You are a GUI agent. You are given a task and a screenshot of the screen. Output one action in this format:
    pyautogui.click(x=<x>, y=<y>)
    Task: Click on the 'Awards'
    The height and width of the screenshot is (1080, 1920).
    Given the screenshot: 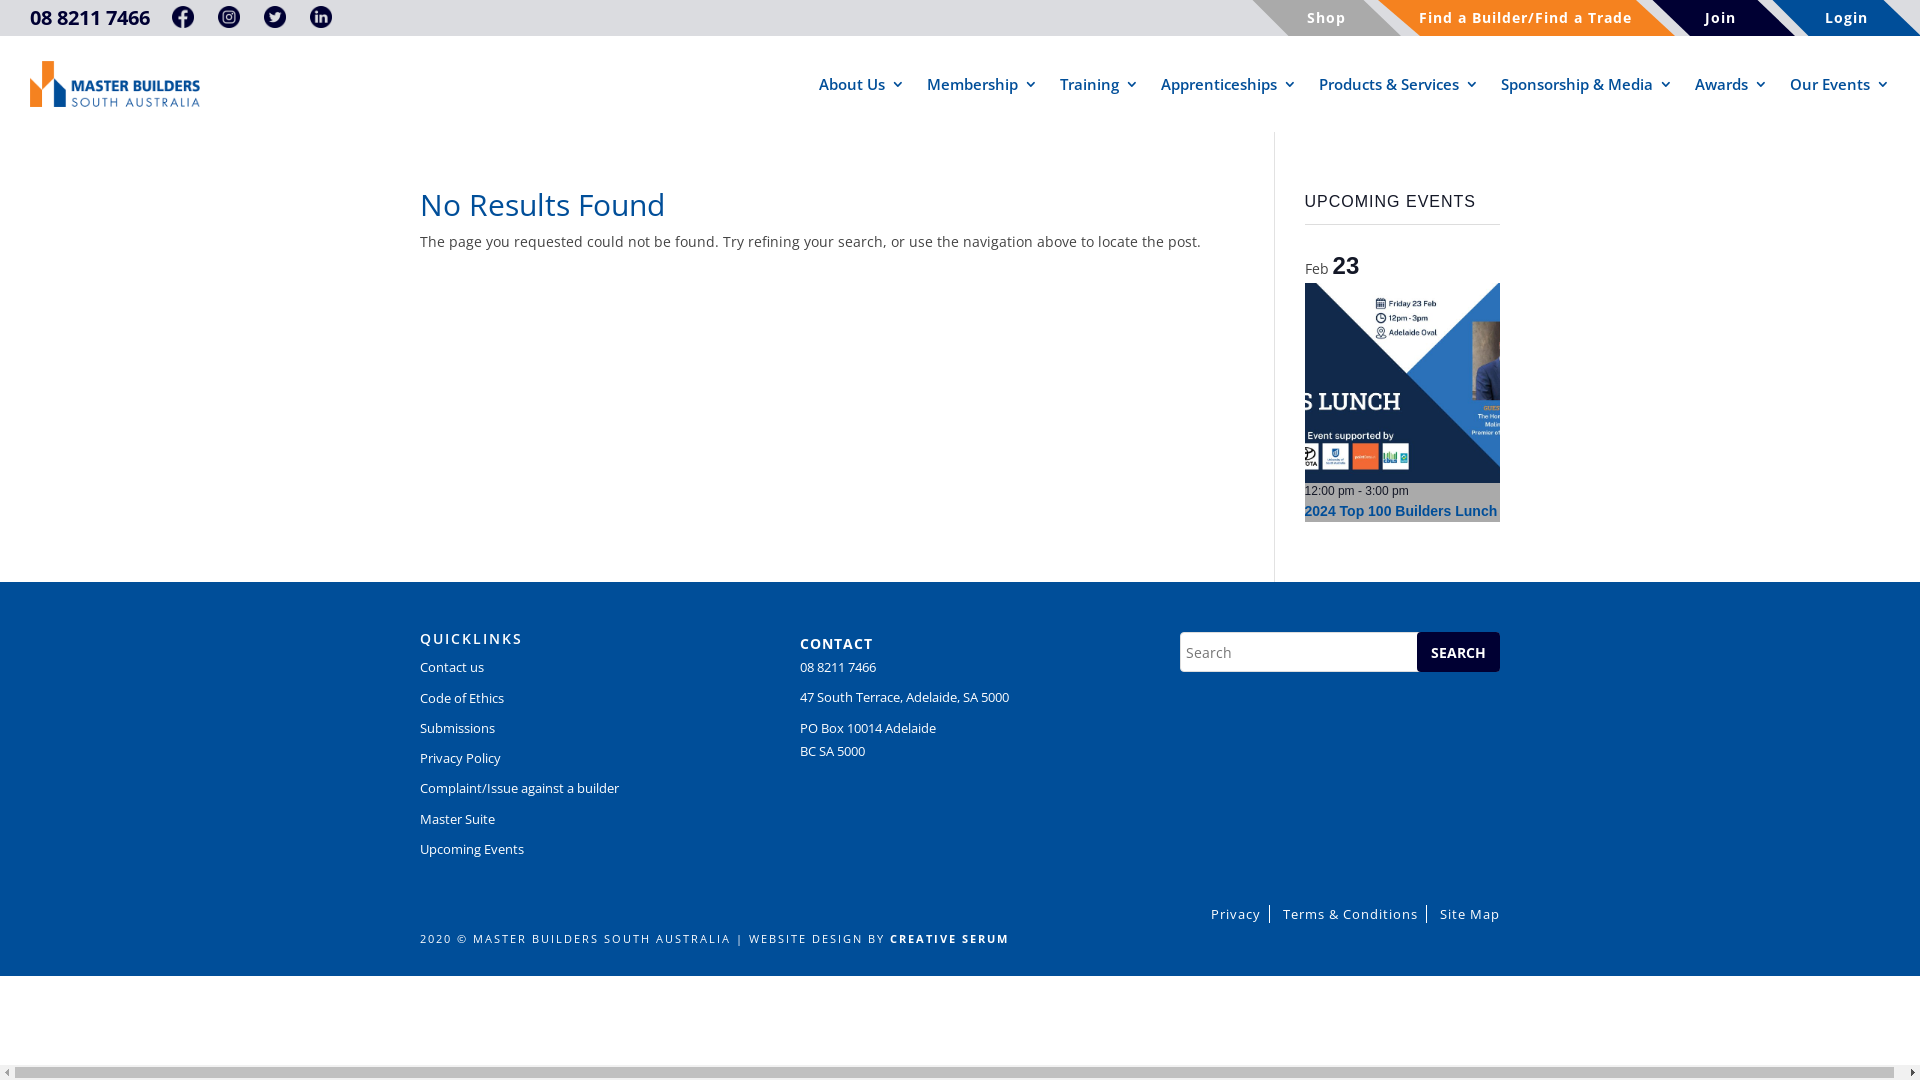 What is the action you would take?
    pyautogui.click(x=1730, y=83)
    